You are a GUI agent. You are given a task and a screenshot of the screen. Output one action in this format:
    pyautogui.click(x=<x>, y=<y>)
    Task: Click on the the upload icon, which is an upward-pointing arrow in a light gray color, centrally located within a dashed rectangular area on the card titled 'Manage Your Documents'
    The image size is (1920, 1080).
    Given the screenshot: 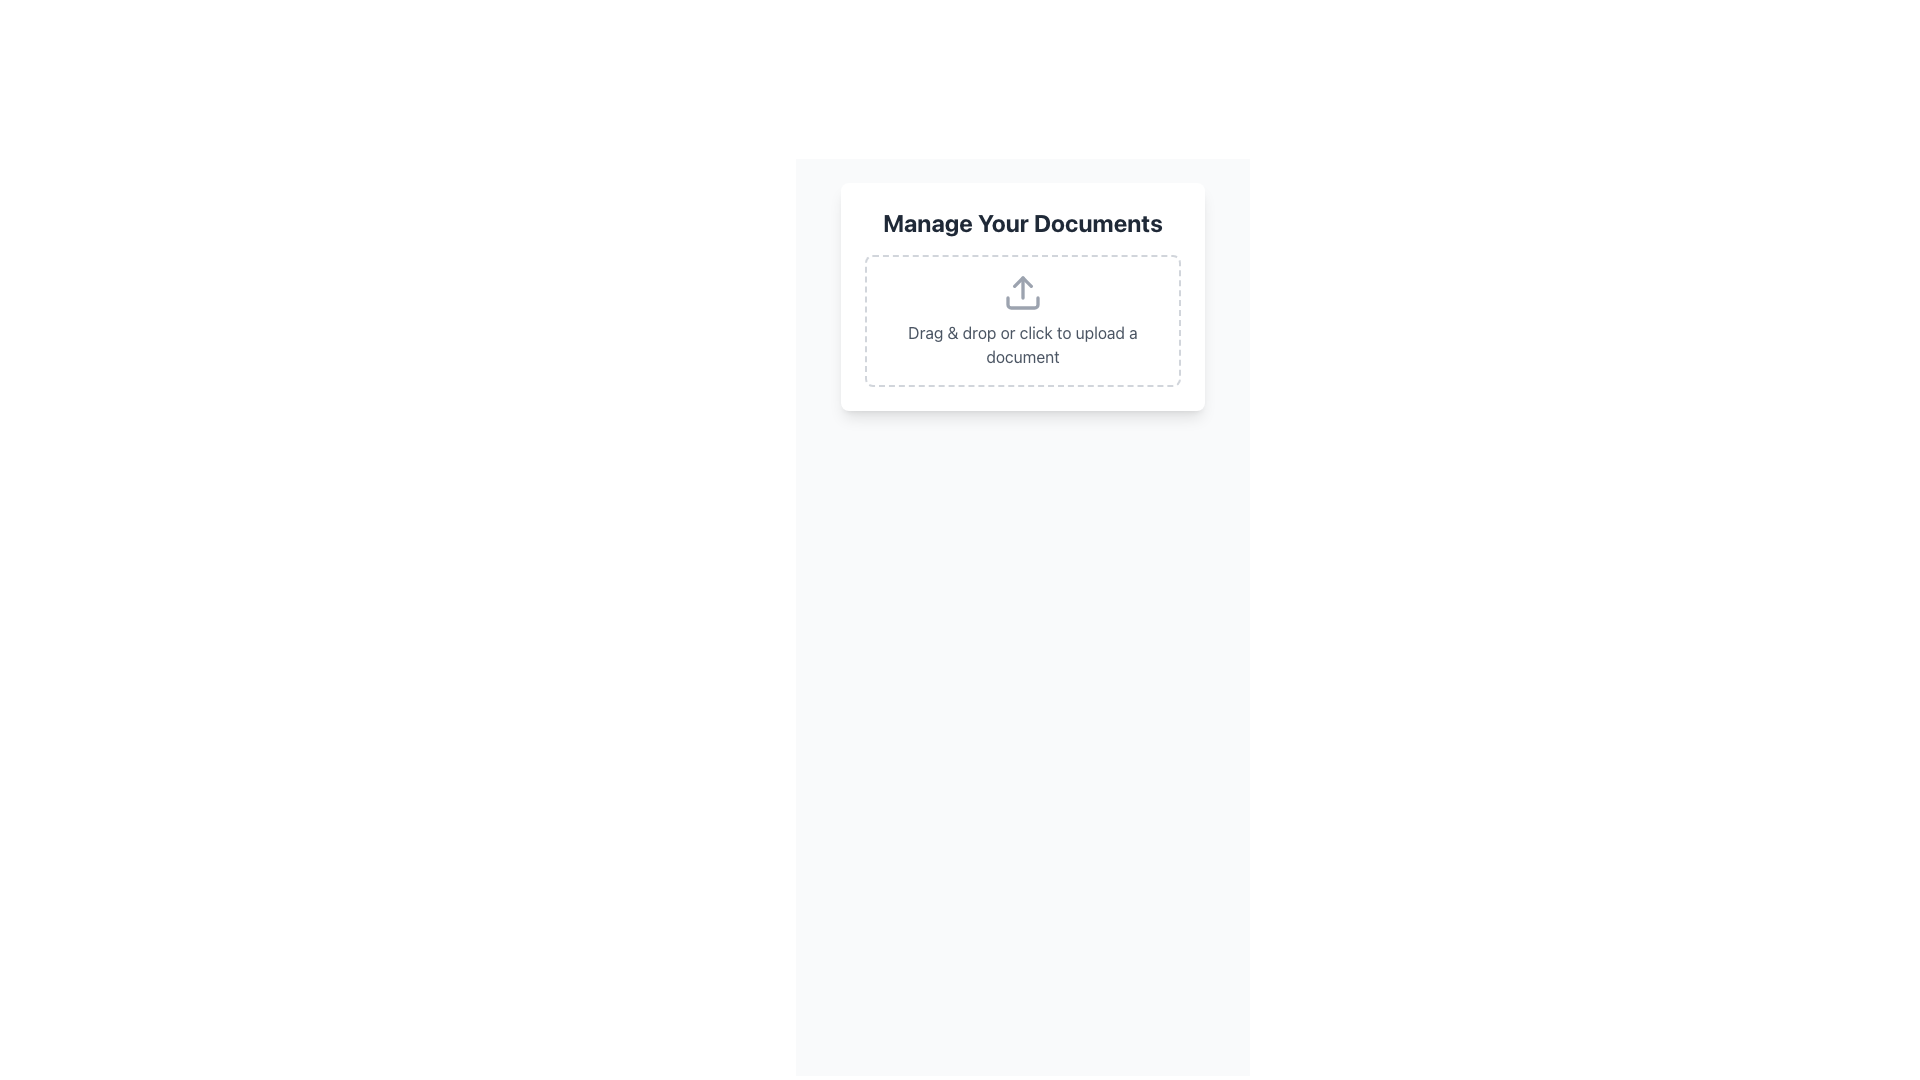 What is the action you would take?
    pyautogui.click(x=1022, y=293)
    